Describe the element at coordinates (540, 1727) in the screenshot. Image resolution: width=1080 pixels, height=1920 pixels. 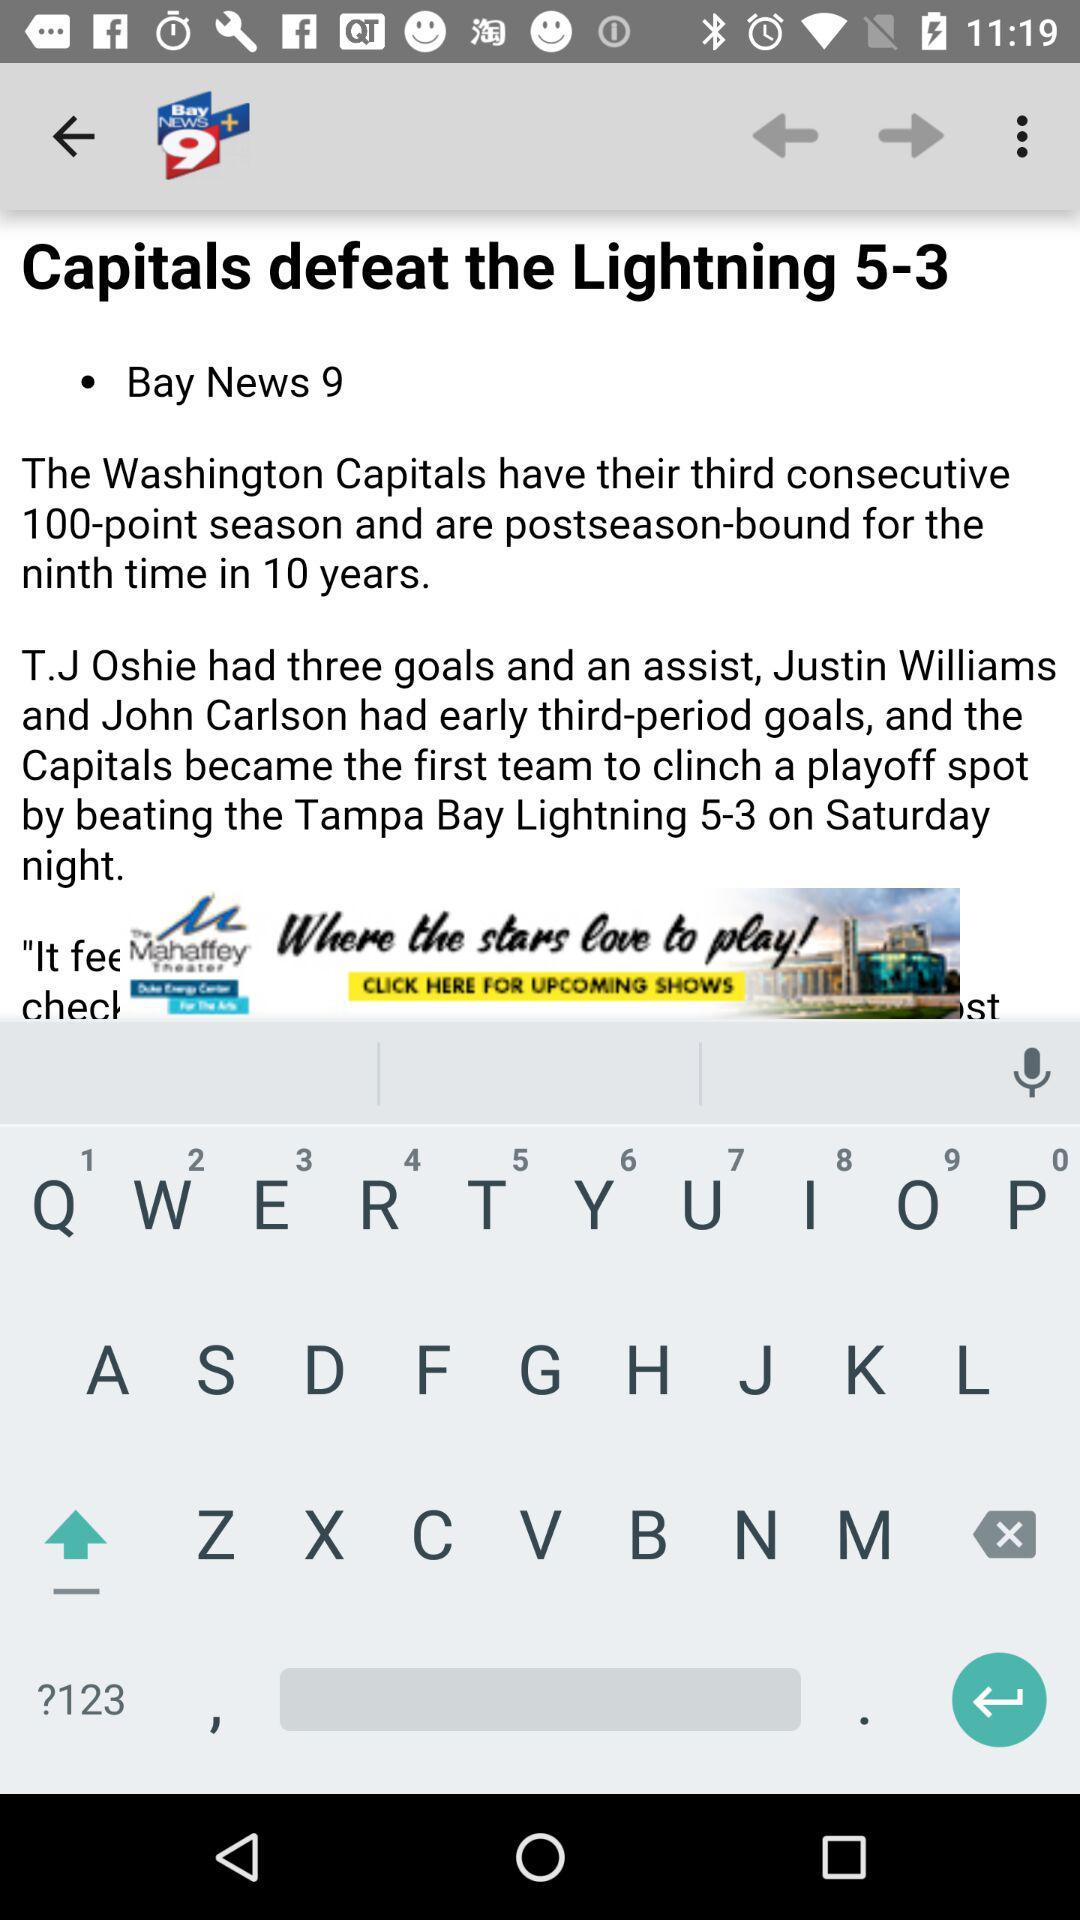
I see `type in this space` at that location.